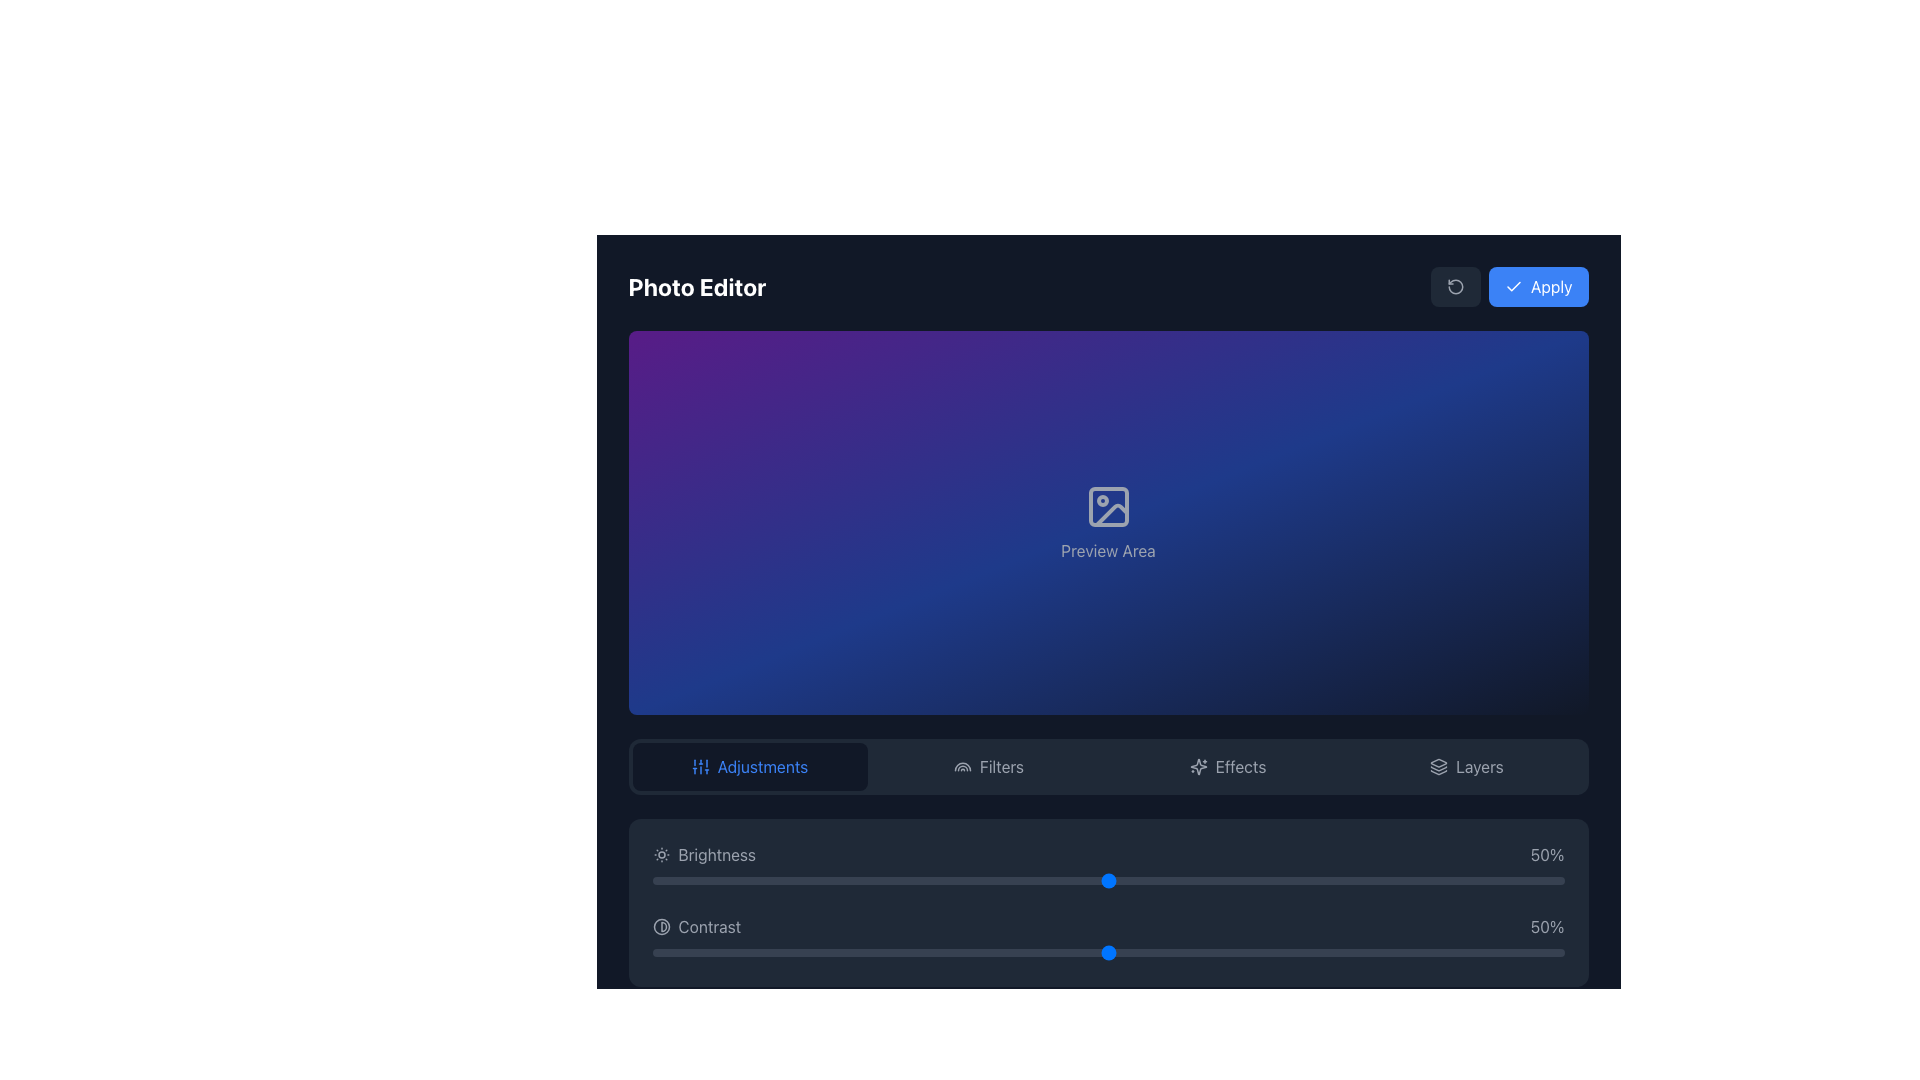  Describe the element at coordinates (1550, 286) in the screenshot. I see `the 'Apply' text element within the blue button in the top-right corner of the interface to trigger visual hover effects` at that location.